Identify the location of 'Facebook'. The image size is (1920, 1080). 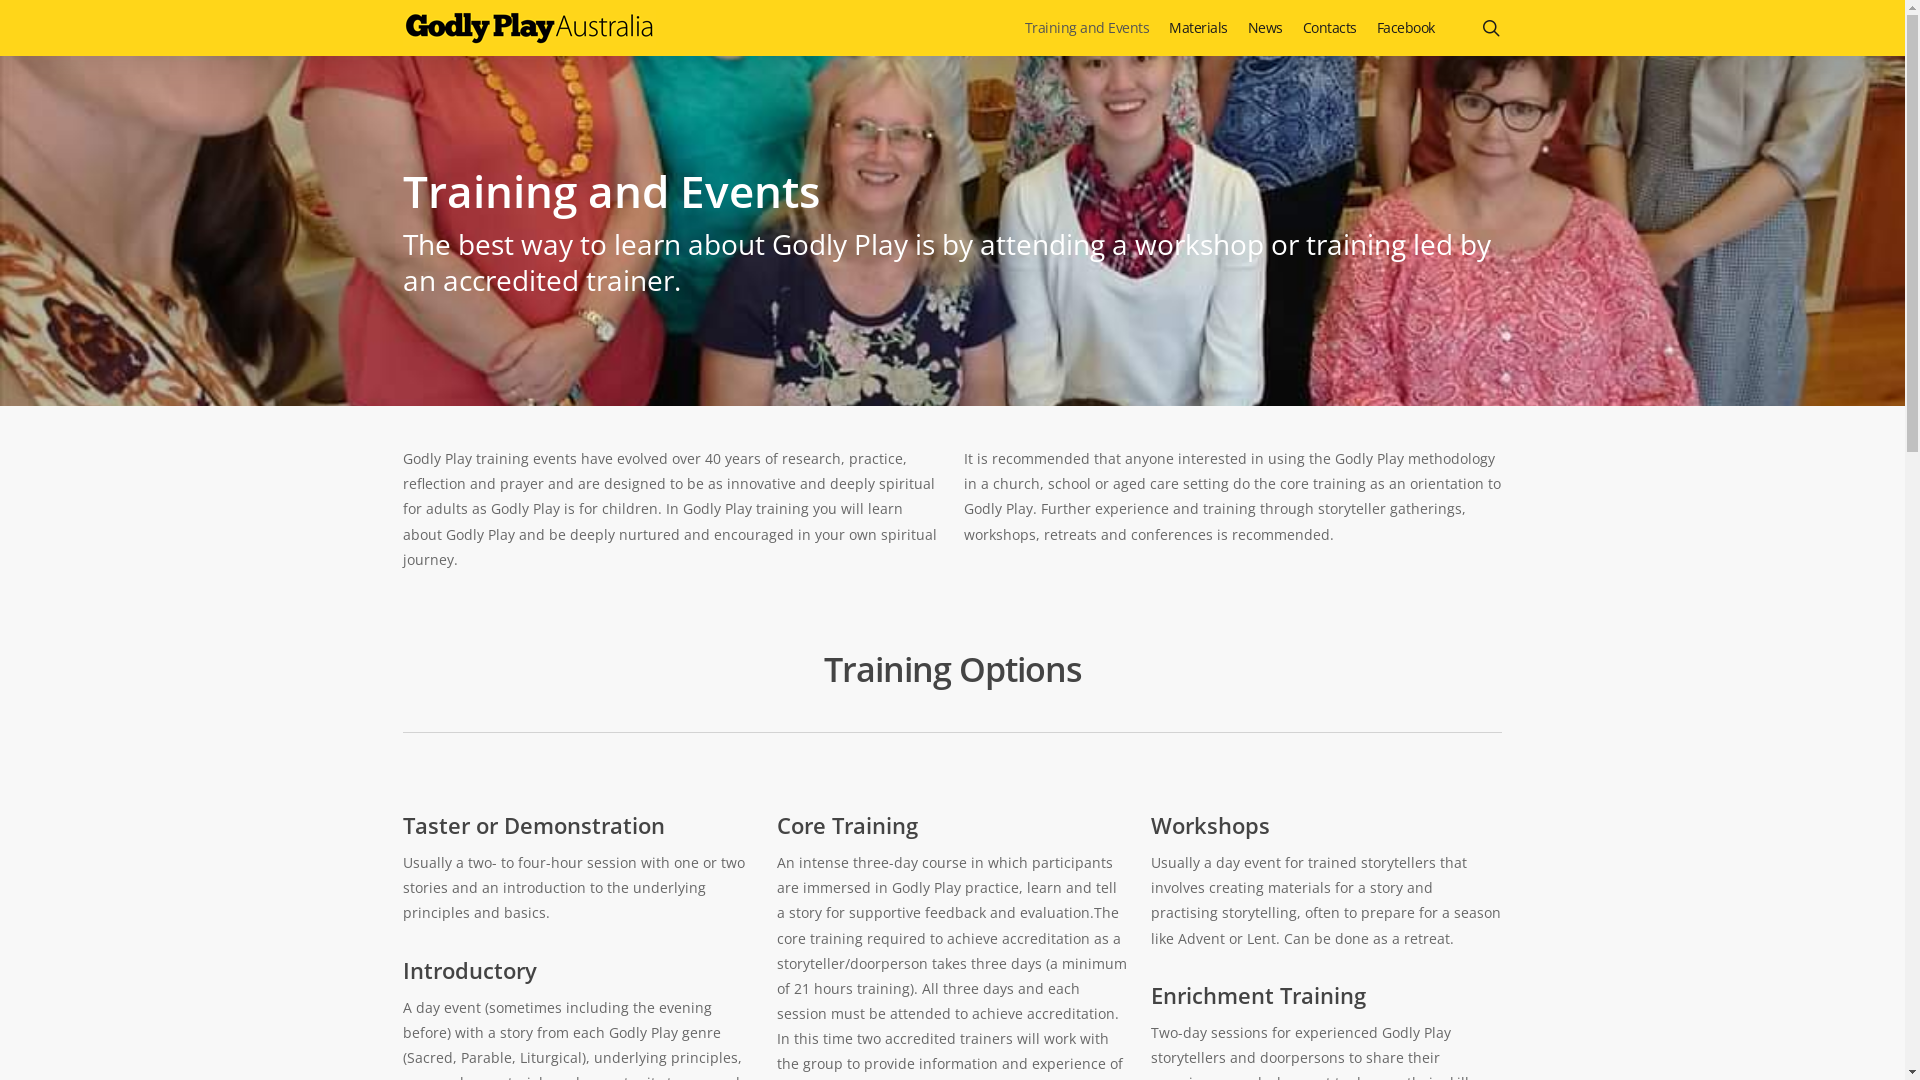
(1404, 27).